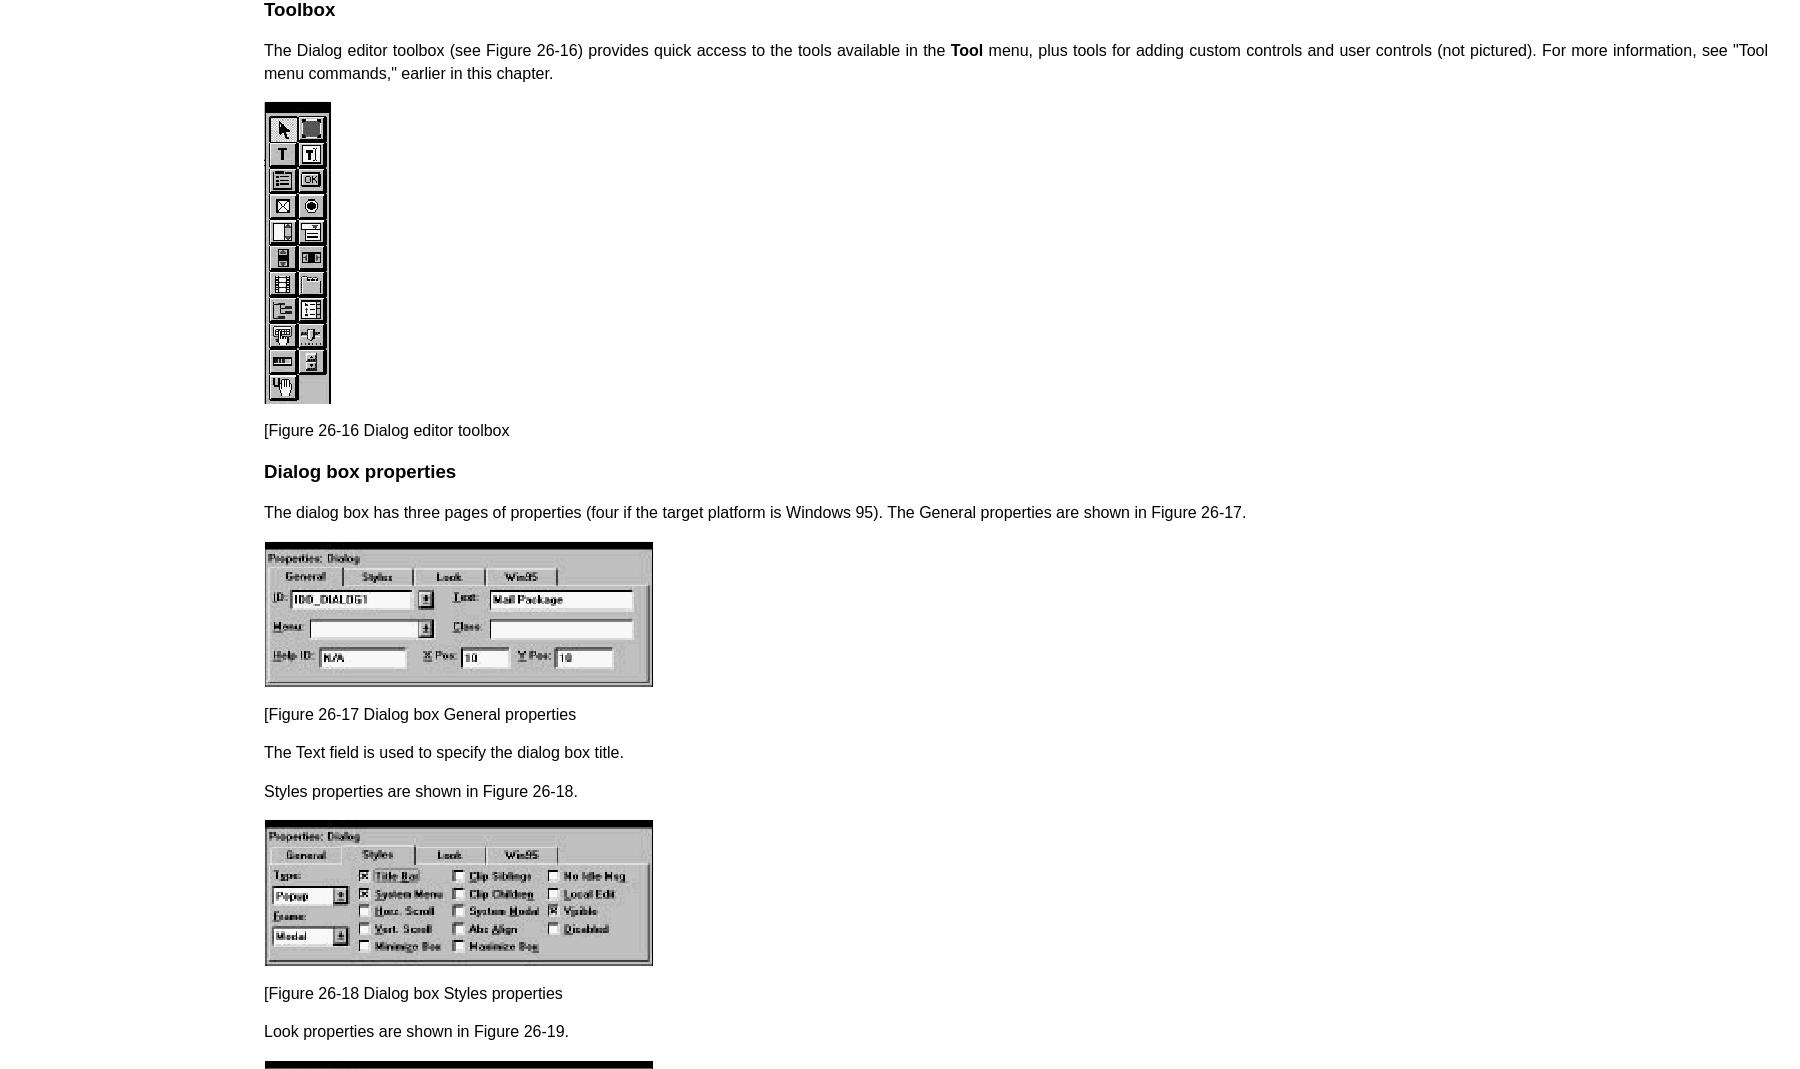 Image resolution: width=1800 pixels, height=1069 pixels. Describe the element at coordinates (412, 992) in the screenshot. I see `'[Figure 26-18 Dialog box Styles properties'` at that location.